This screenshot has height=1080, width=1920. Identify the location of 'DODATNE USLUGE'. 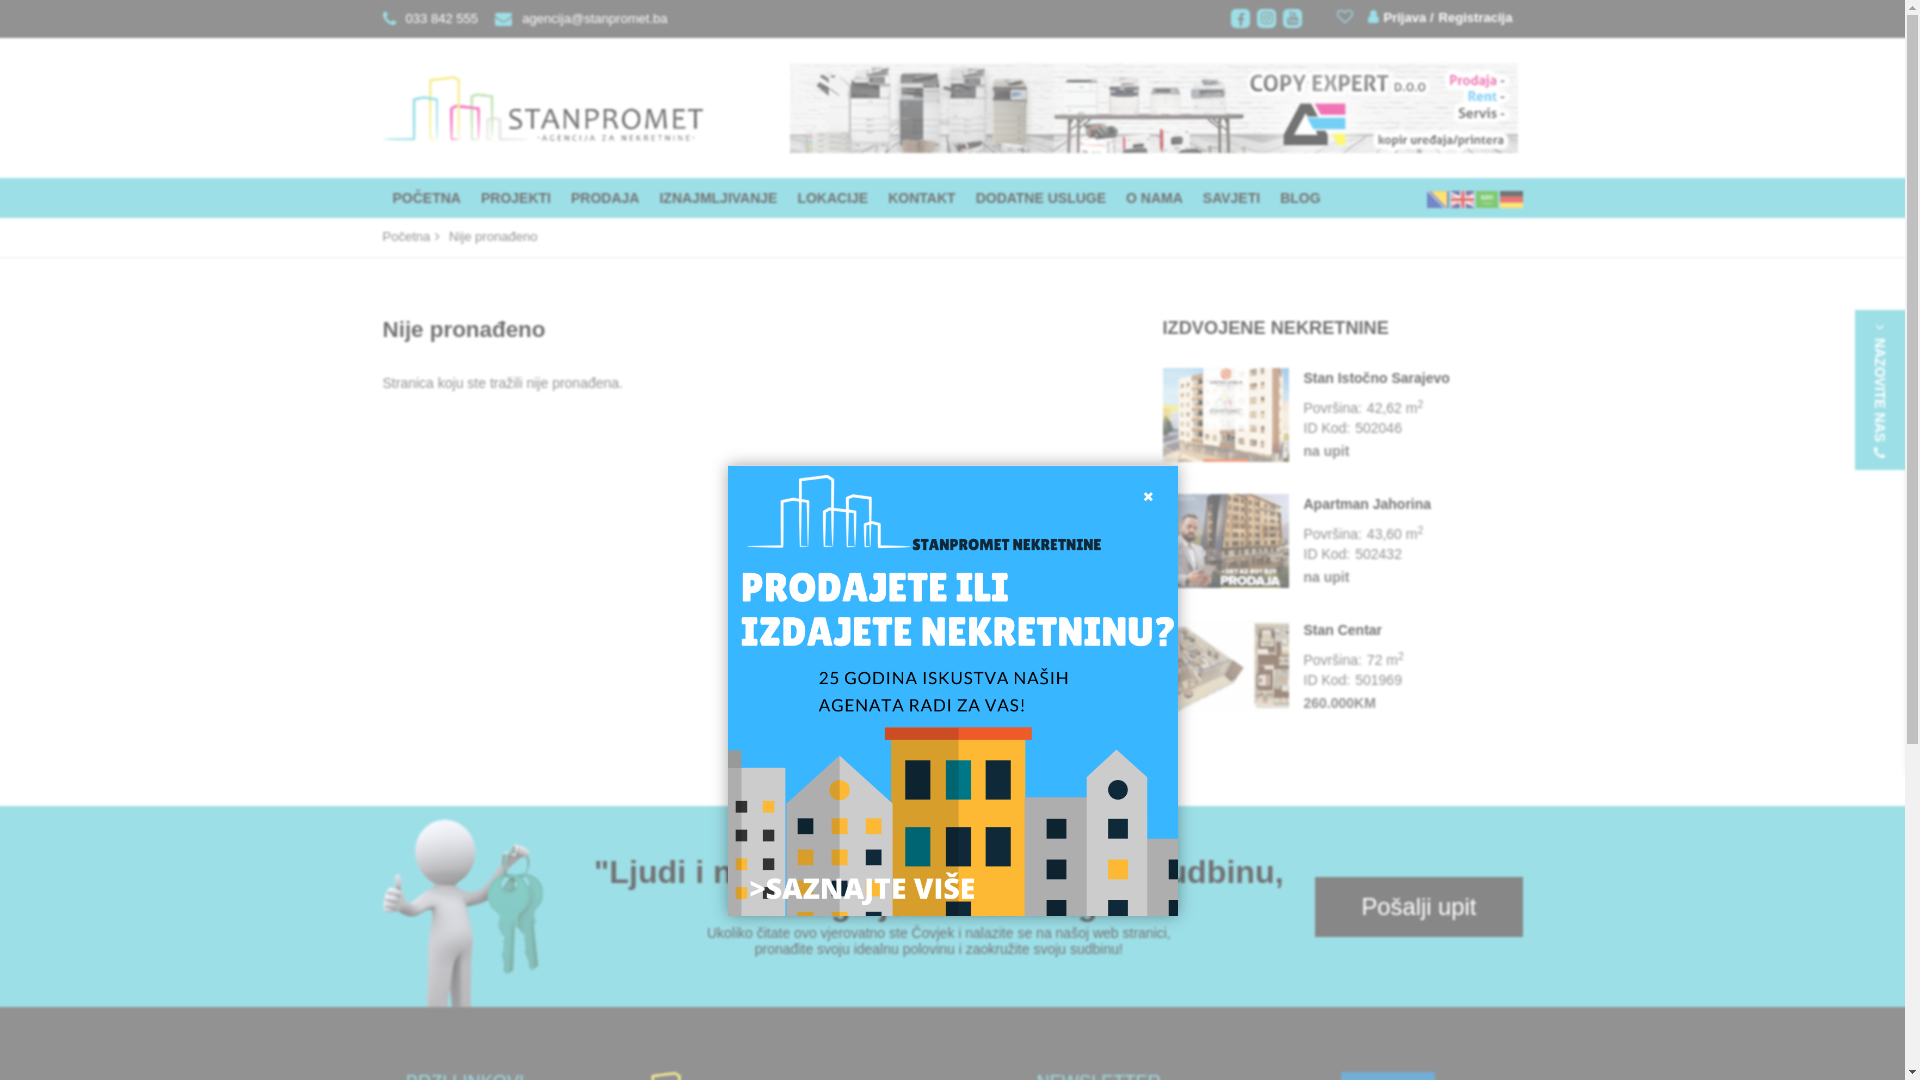
(1040, 197).